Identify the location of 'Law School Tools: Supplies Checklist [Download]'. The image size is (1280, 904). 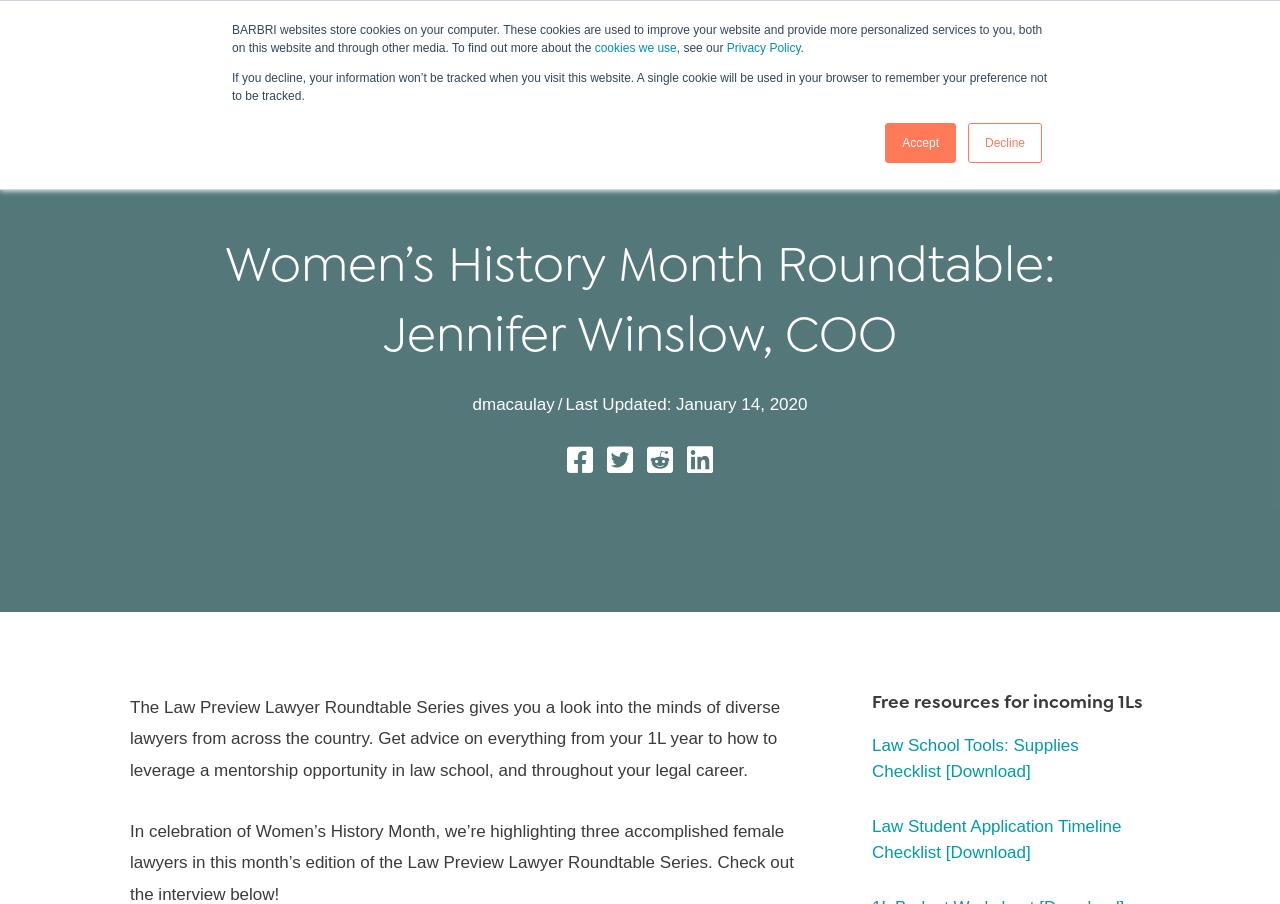
(974, 758).